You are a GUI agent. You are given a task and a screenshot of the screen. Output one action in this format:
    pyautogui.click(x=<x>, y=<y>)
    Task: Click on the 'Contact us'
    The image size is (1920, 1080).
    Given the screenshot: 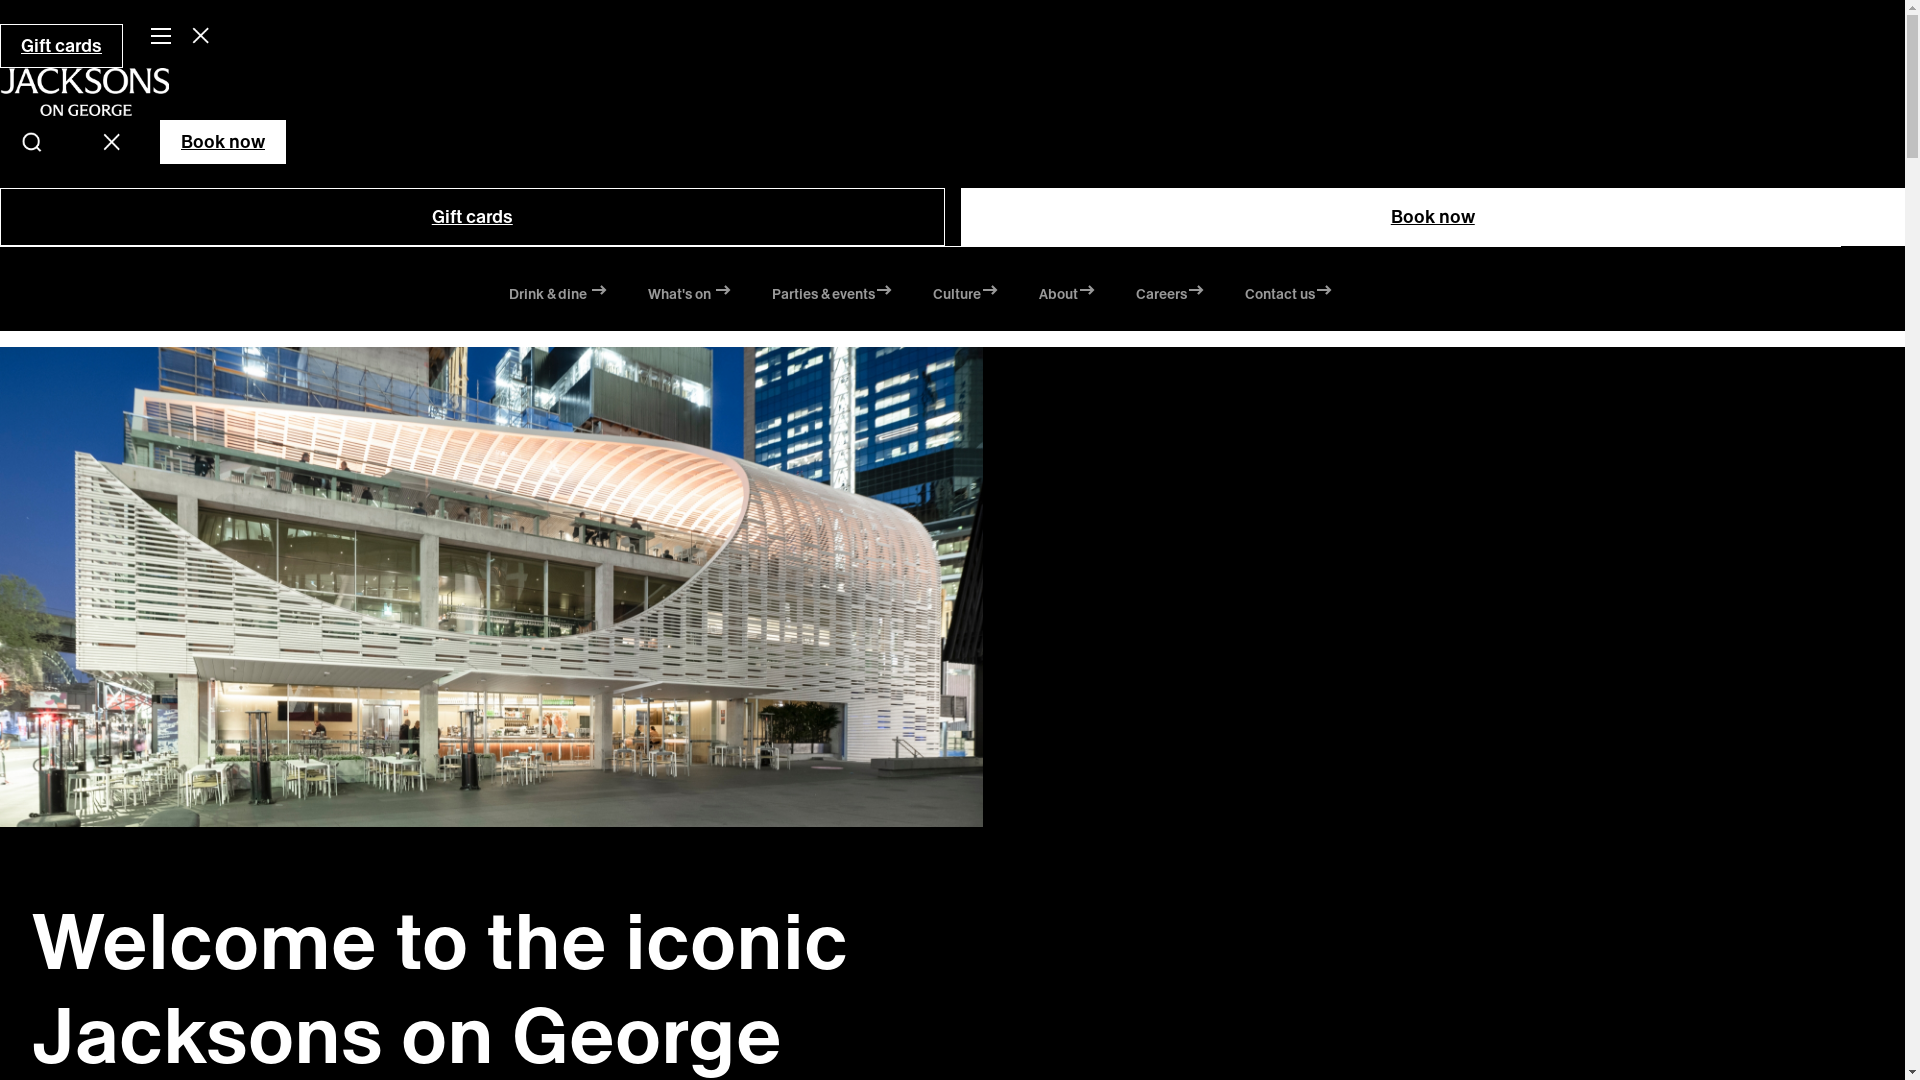 What is the action you would take?
    pyautogui.click(x=1242, y=297)
    